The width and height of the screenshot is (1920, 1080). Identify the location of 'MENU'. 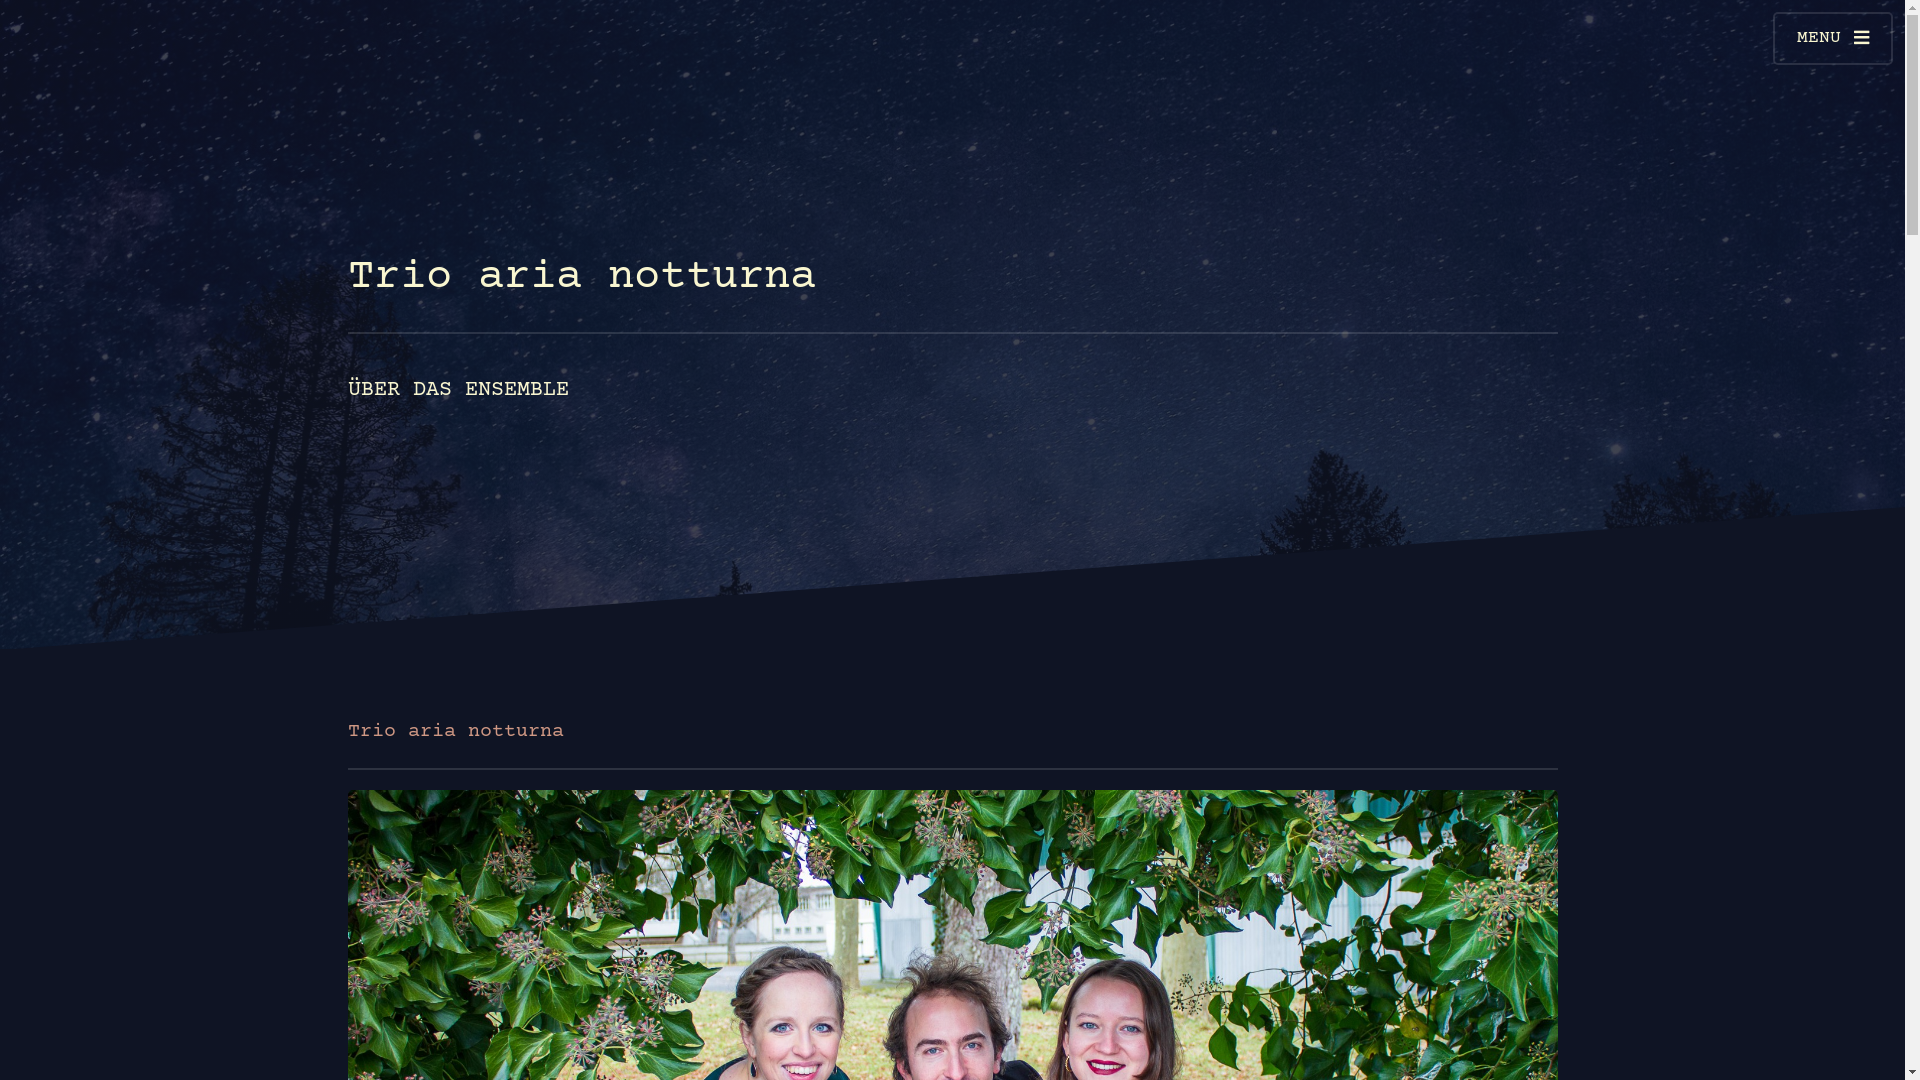
(1772, 38).